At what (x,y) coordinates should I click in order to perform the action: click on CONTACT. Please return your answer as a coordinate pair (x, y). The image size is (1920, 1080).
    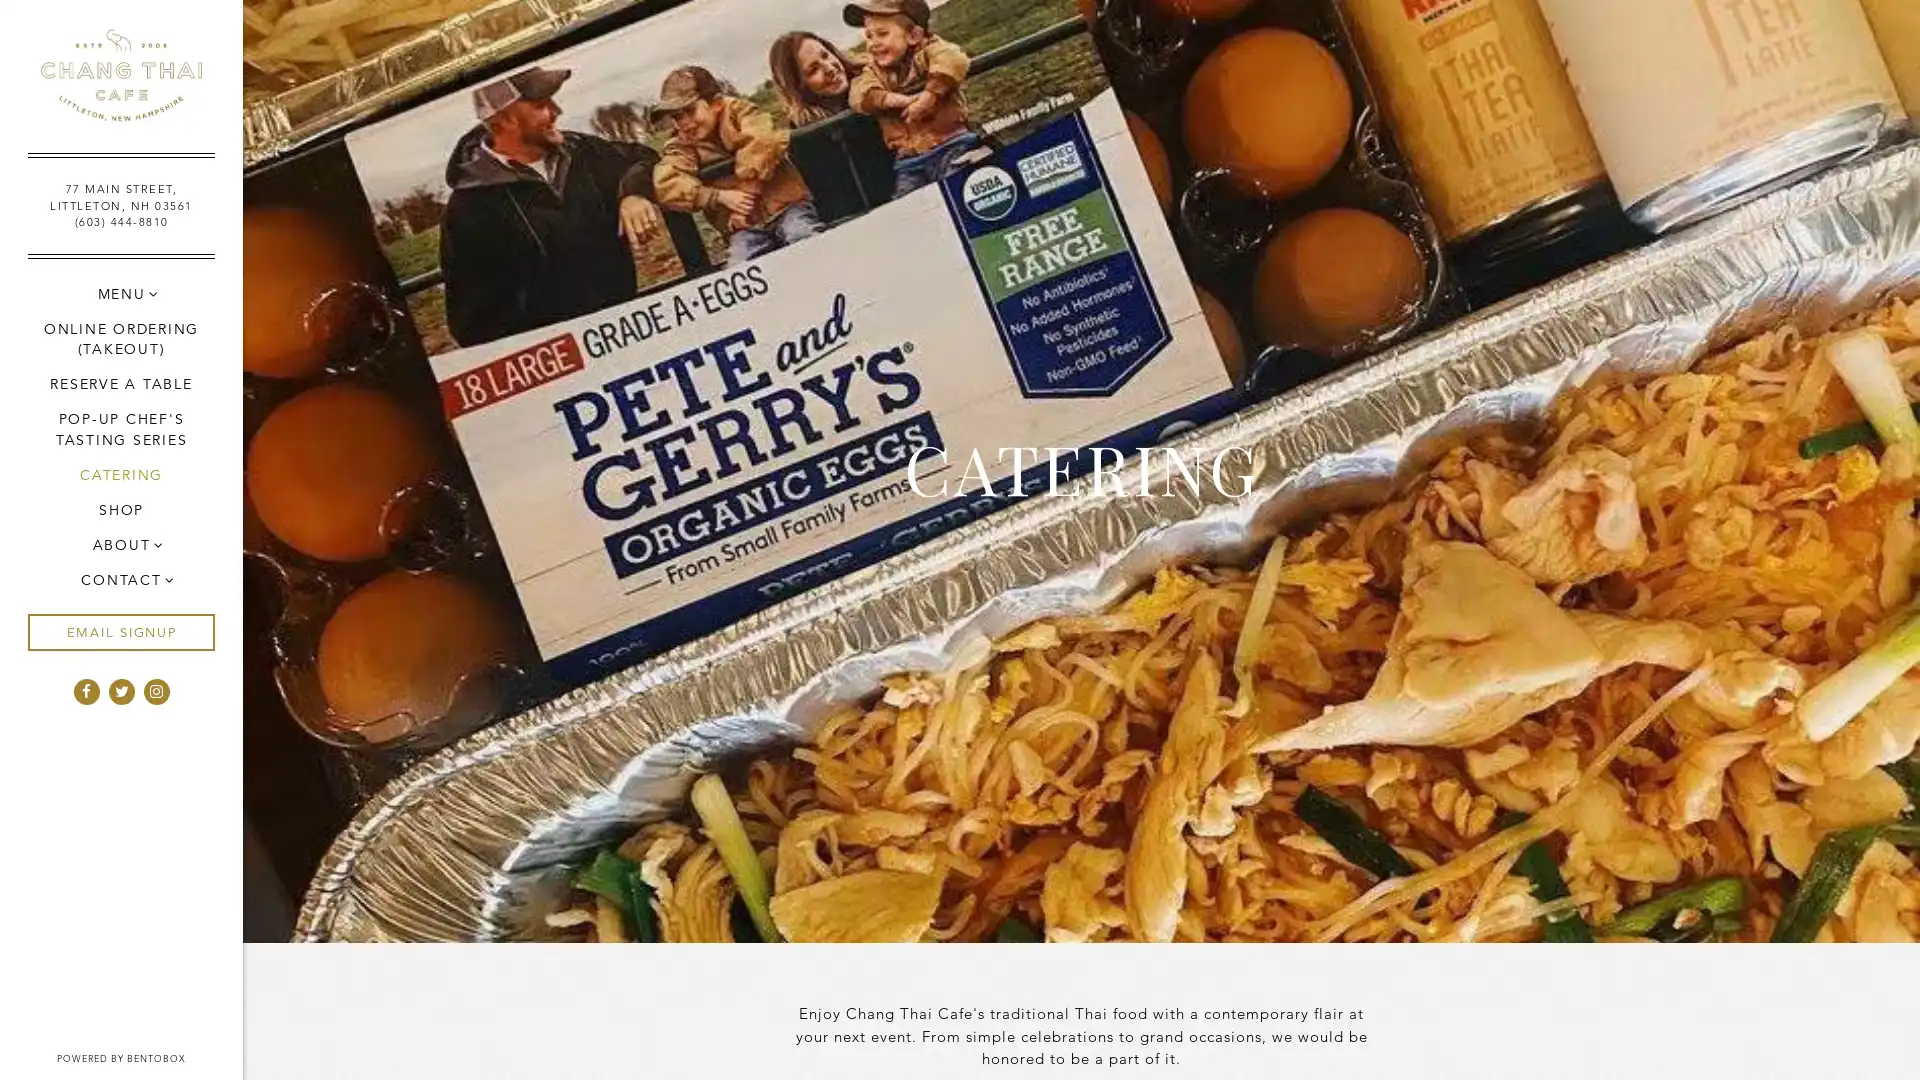
    Looking at the image, I should click on (119, 579).